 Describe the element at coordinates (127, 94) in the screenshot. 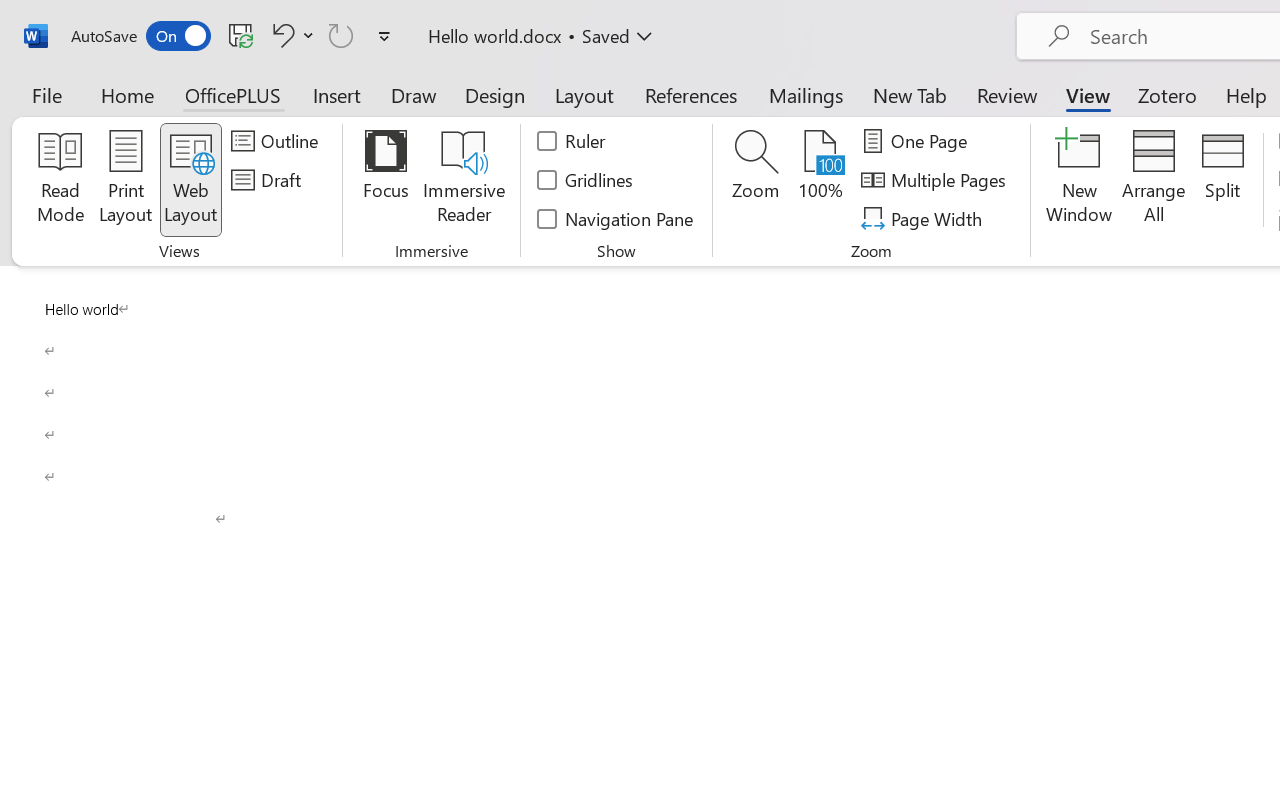

I see `'Home'` at that location.